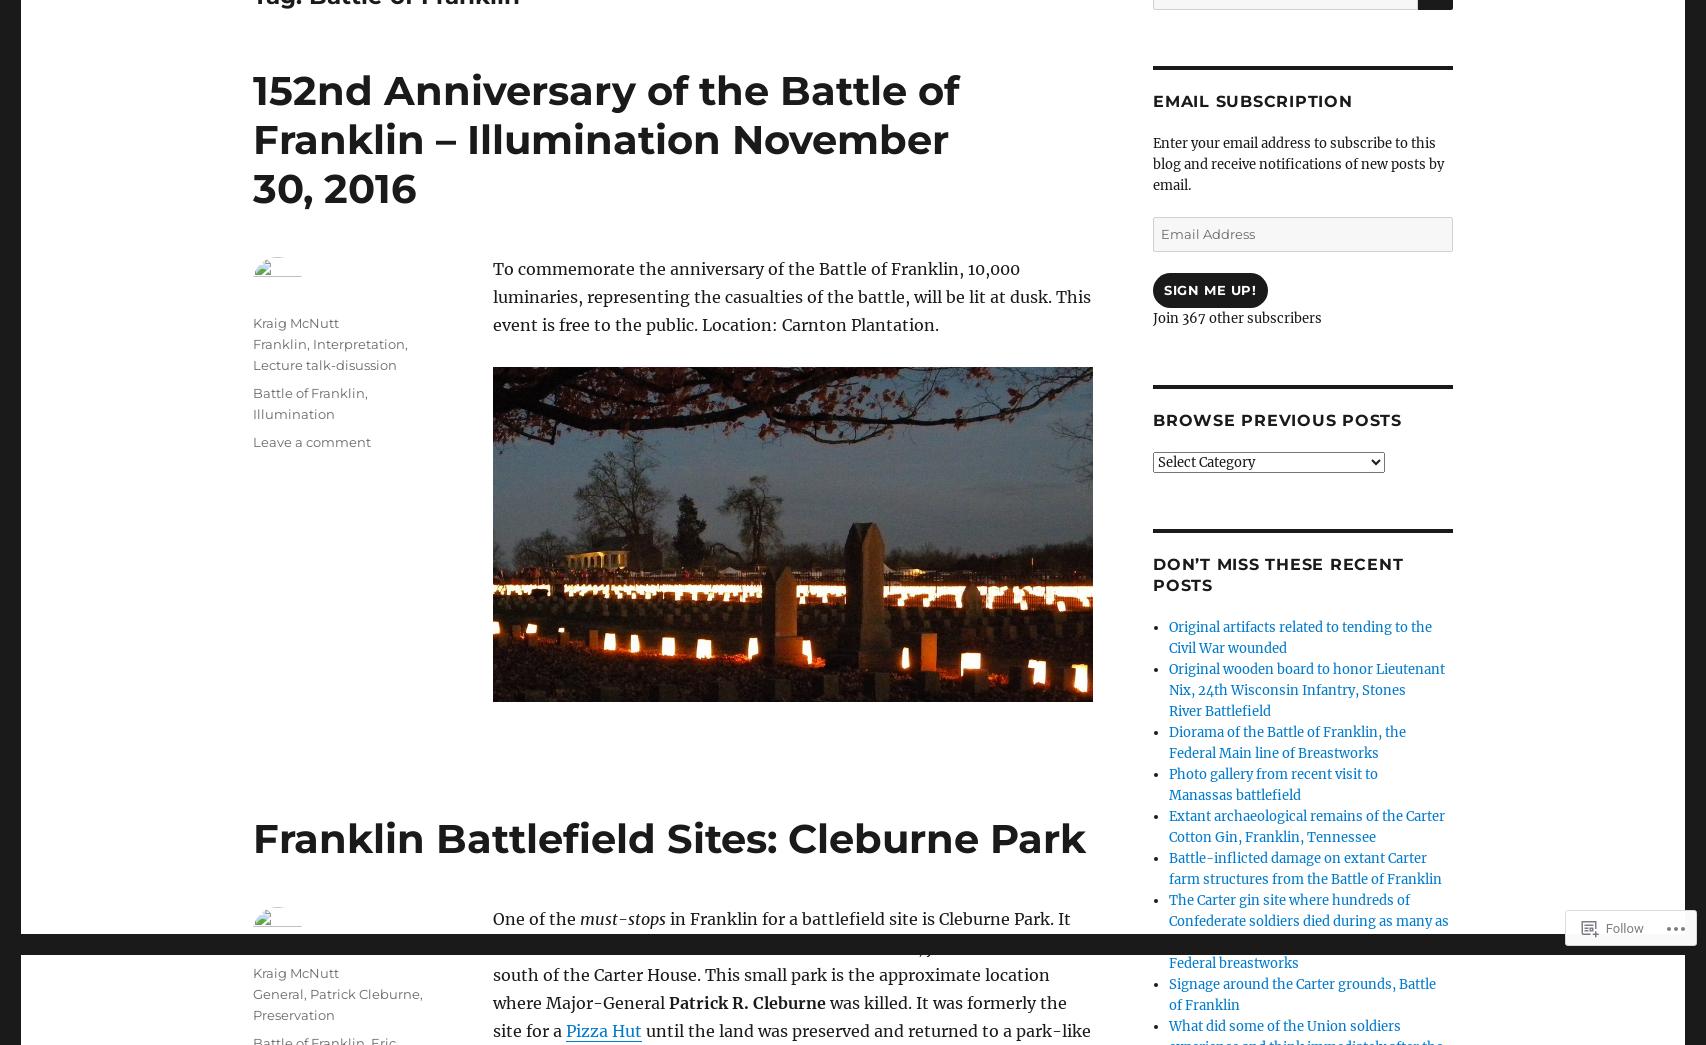  Describe the element at coordinates (1623, 927) in the screenshot. I see `'Follow'` at that location.